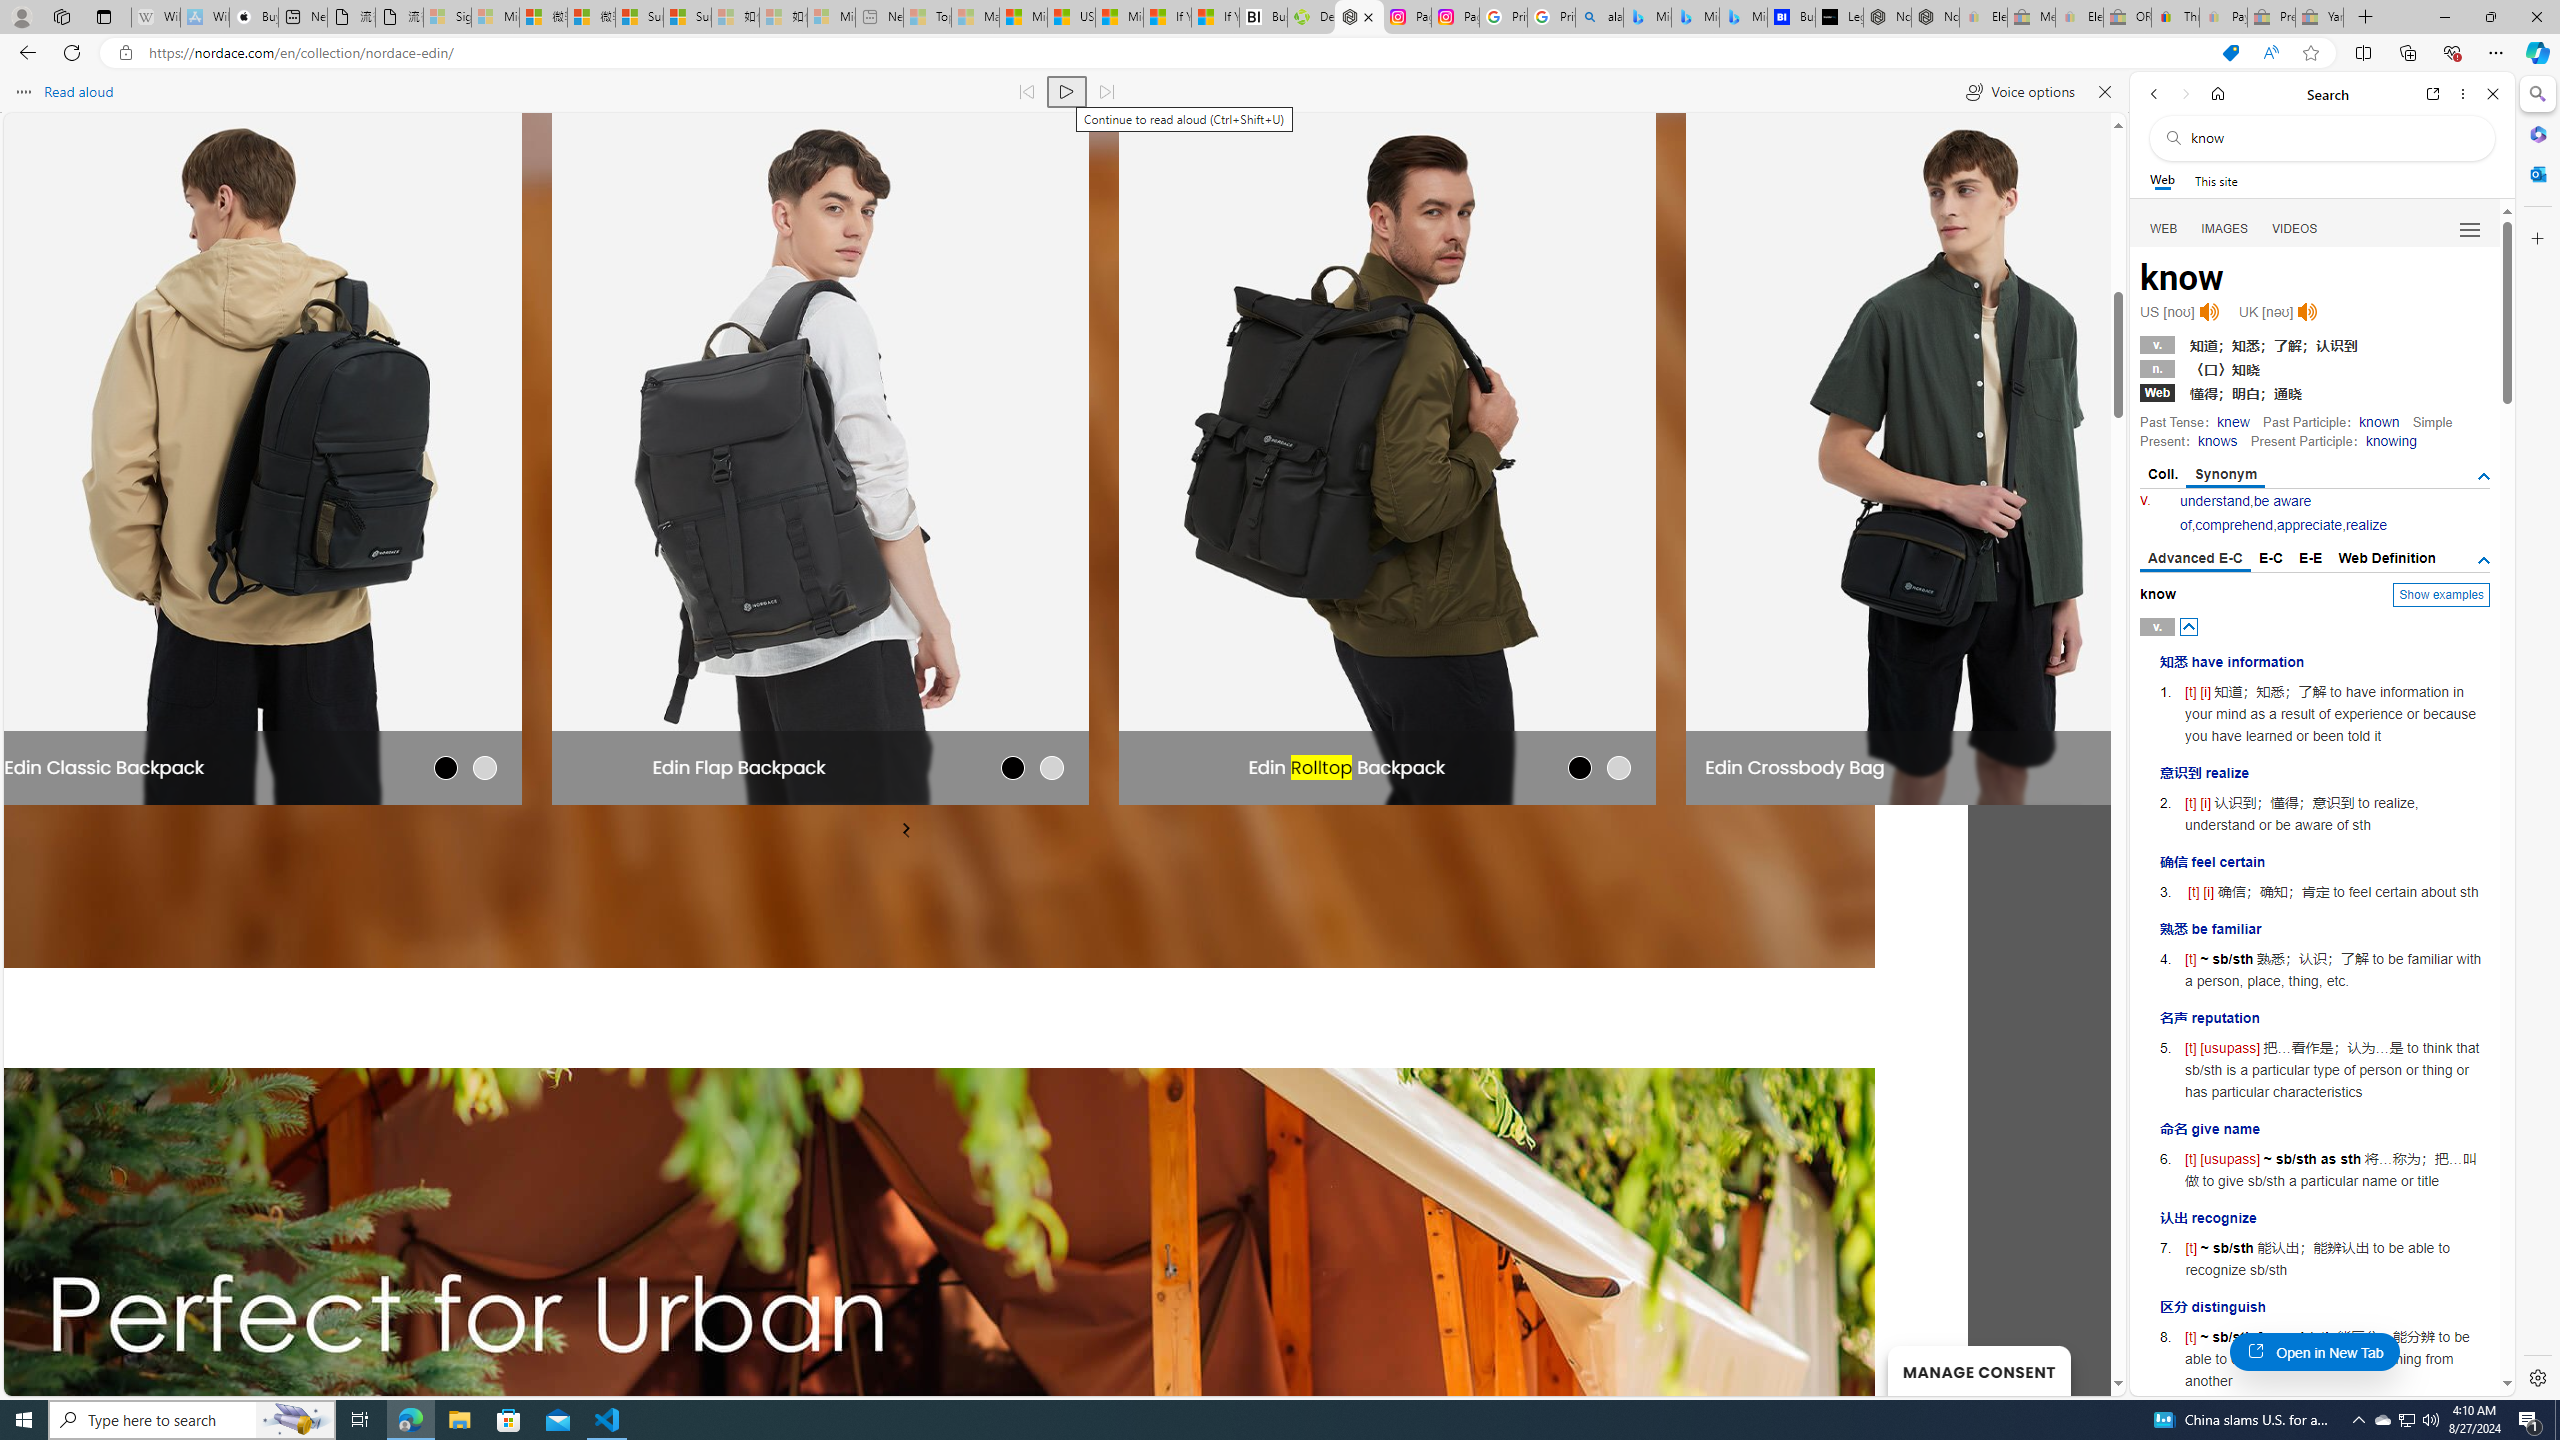 The image size is (2560, 1440). I want to click on 'AutomationID: posbtn_0', so click(2189, 627).